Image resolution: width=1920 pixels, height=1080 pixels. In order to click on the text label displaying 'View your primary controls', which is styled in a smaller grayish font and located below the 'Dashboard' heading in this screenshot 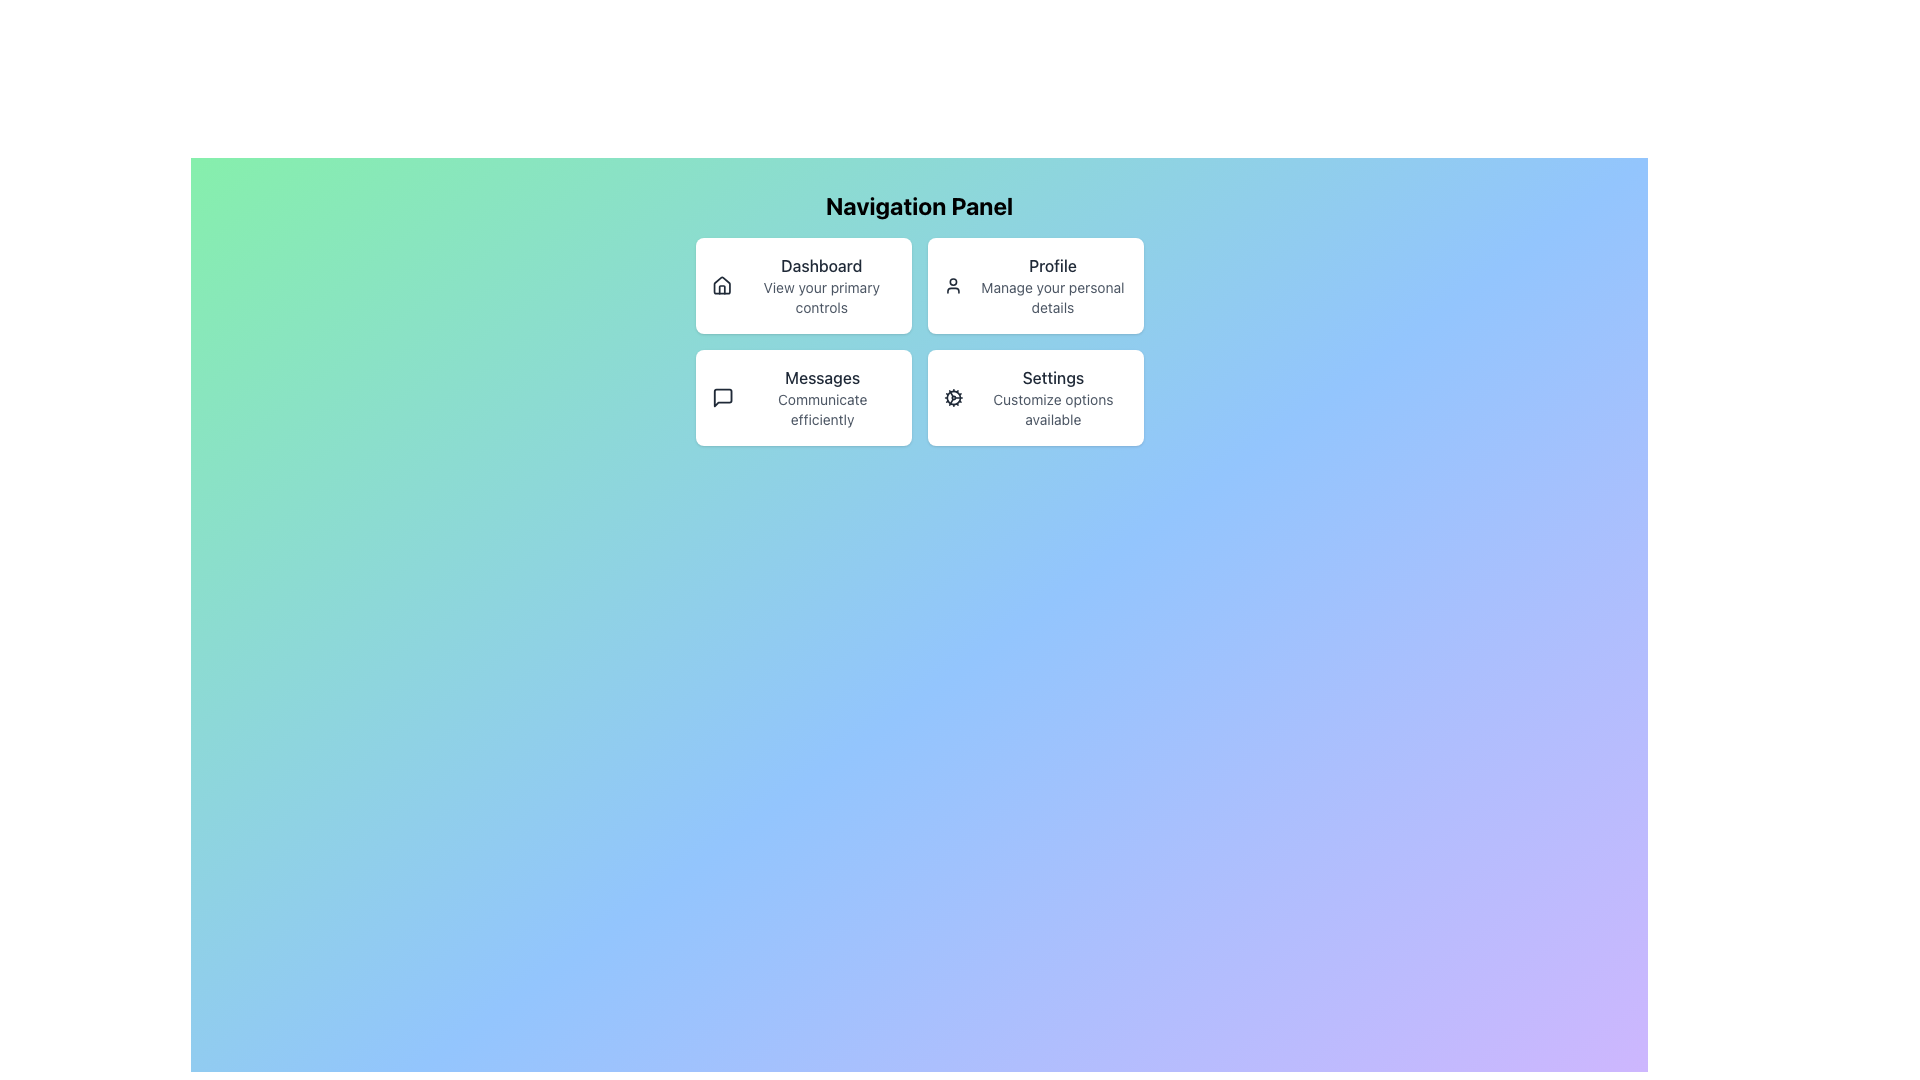, I will do `click(821, 297)`.